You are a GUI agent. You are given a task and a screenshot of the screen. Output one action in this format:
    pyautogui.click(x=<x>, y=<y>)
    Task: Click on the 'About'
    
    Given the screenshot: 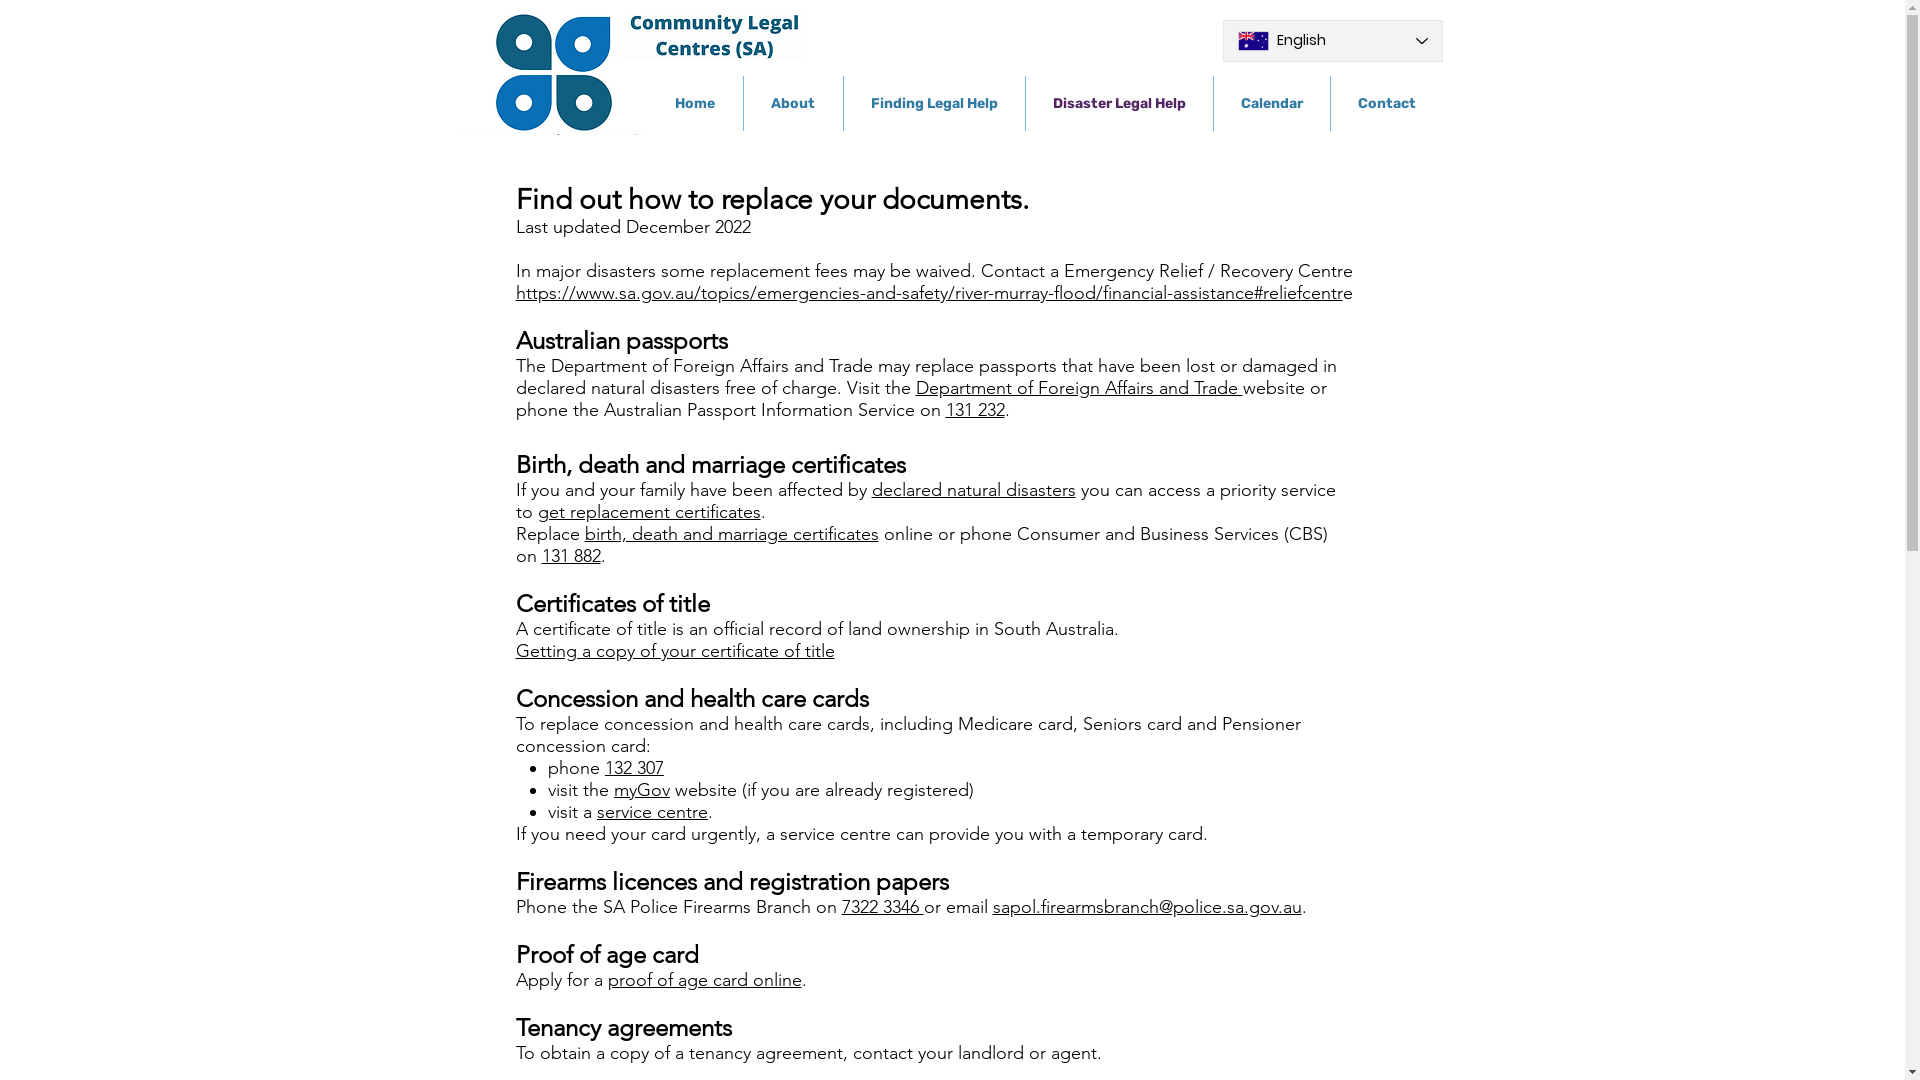 What is the action you would take?
    pyautogui.click(x=792, y=103)
    